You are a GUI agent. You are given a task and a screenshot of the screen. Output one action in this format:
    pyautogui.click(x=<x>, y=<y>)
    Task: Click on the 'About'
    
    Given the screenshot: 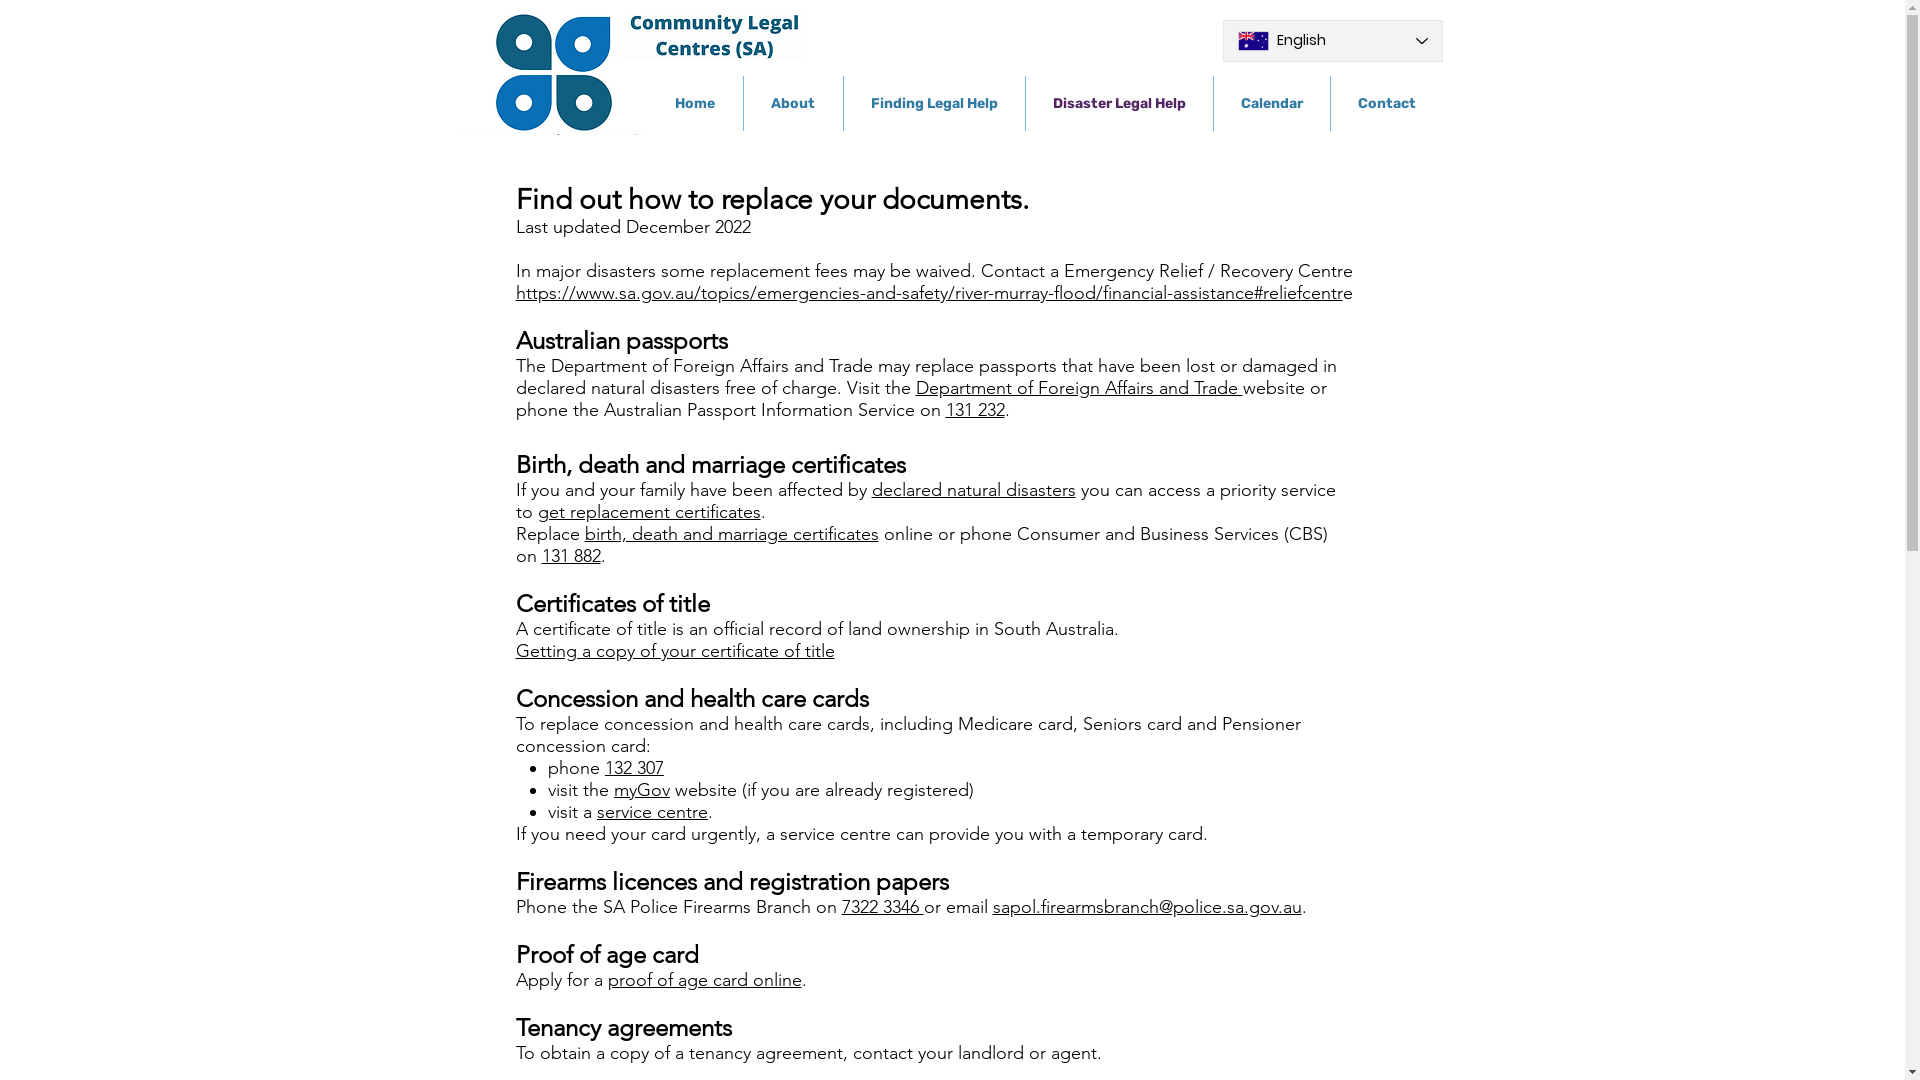 What is the action you would take?
    pyautogui.click(x=792, y=103)
    